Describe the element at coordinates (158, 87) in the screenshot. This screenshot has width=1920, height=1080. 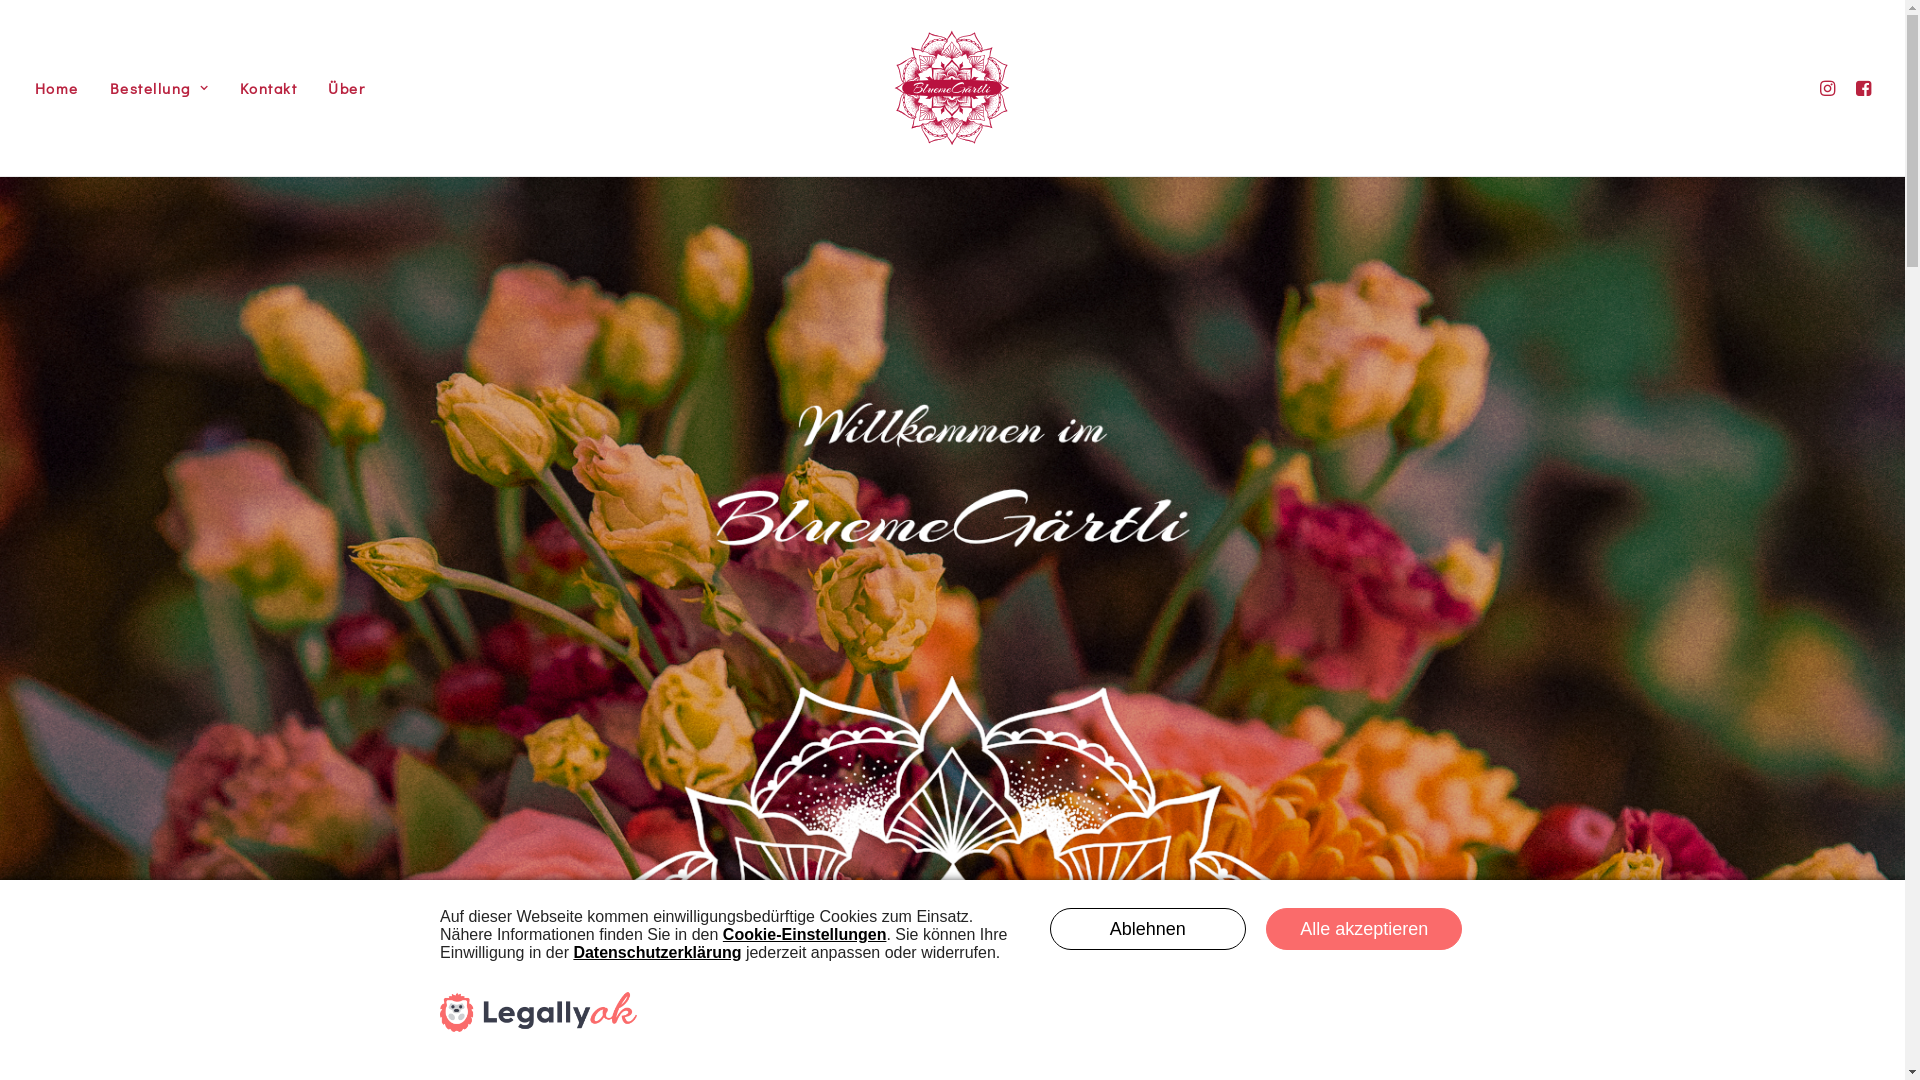
I see `'Bestellung'` at that location.